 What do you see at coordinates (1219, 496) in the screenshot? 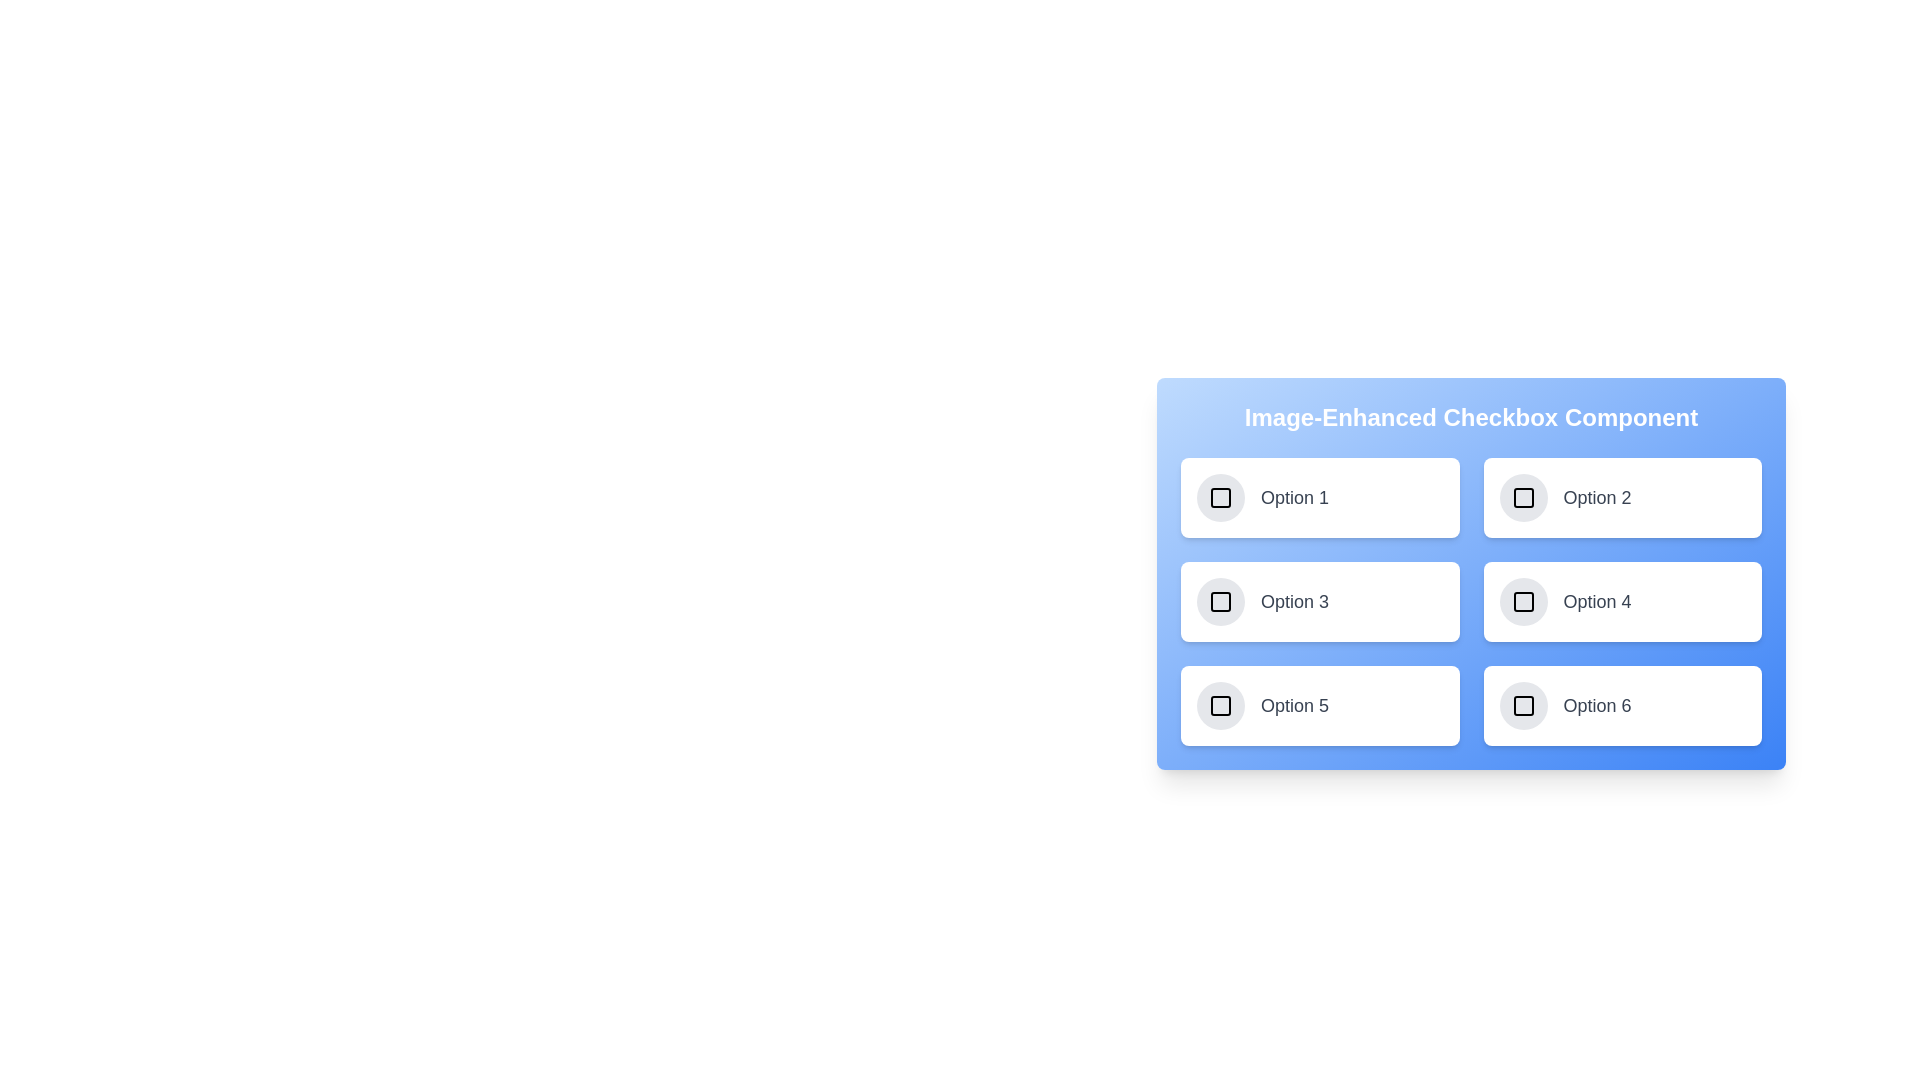
I see `the checkbox corresponding to 1` at bounding box center [1219, 496].